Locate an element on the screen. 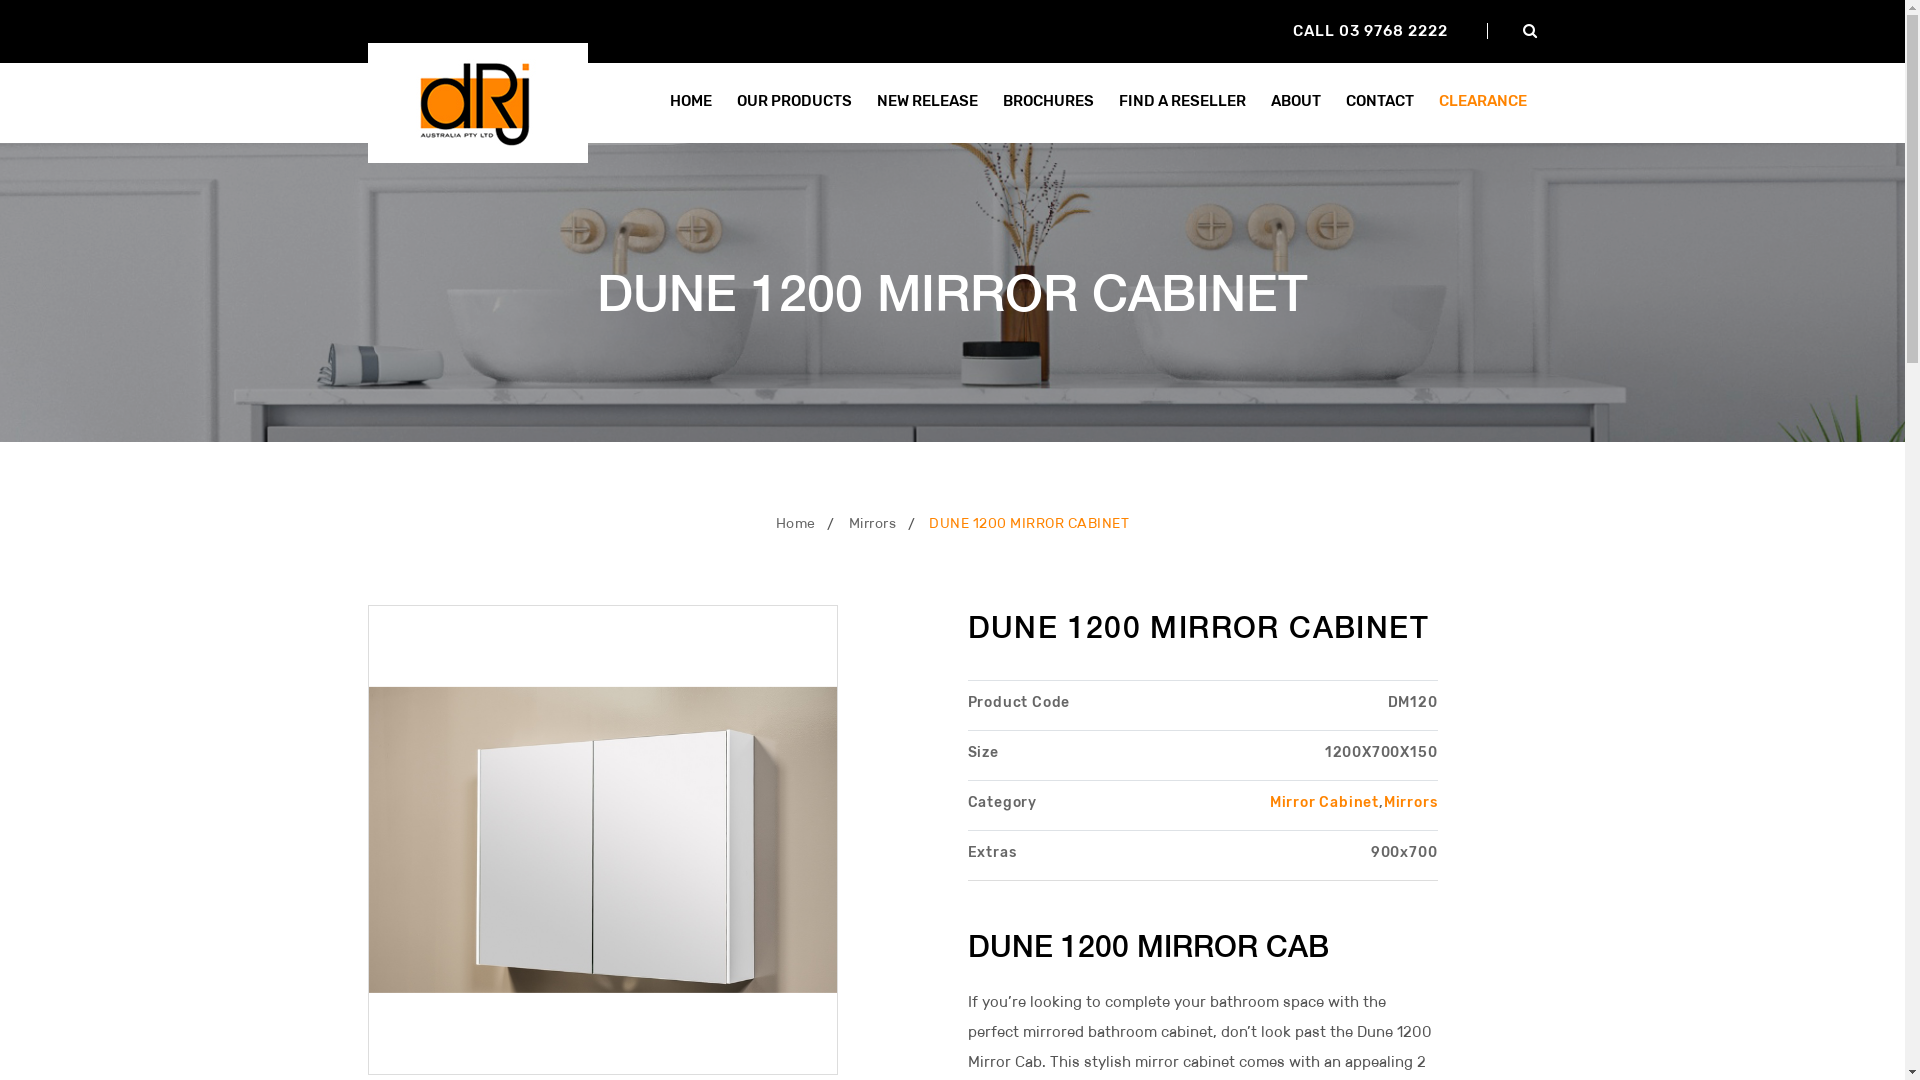 The height and width of the screenshot is (1080, 1920). 'Mirrors' is located at coordinates (873, 522).